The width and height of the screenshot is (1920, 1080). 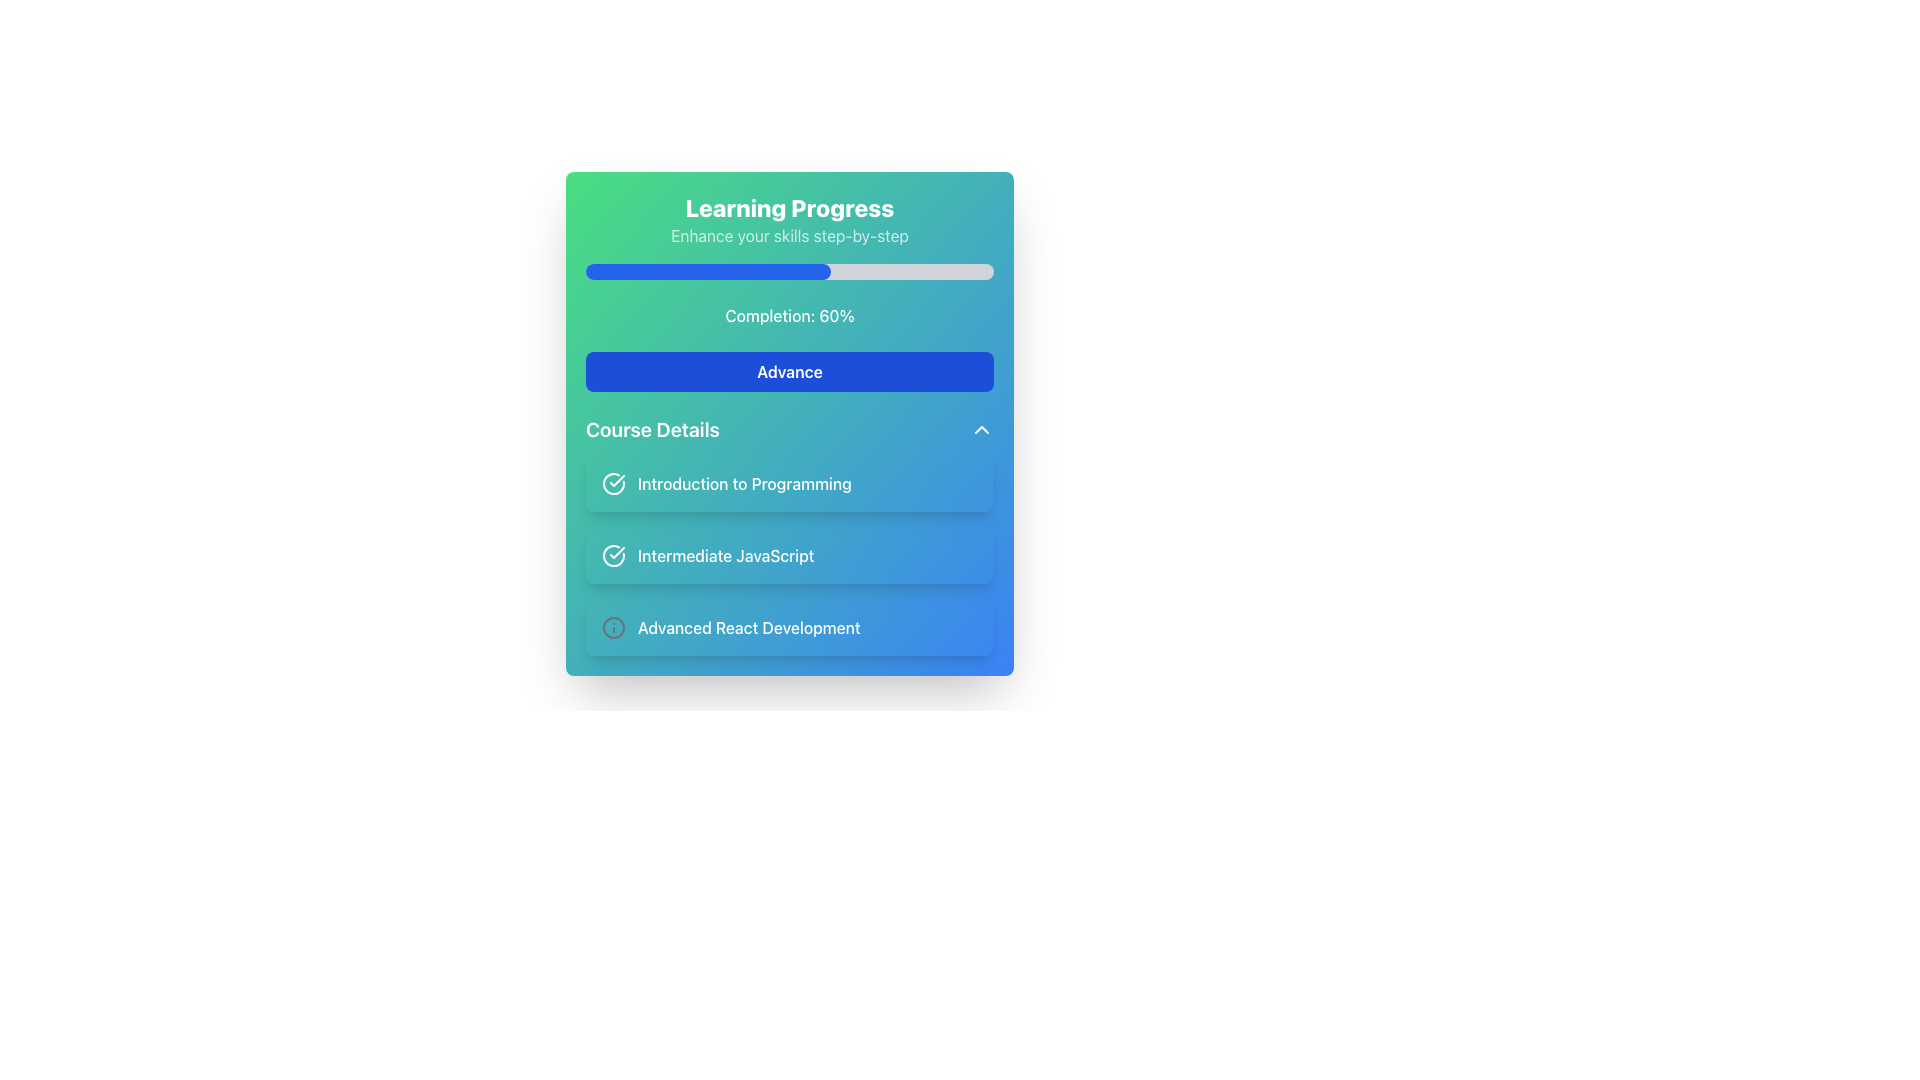 What do you see at coordinates (613, 483) in the screenshot?
I see `the completion status icon for the 'Introduction to Programming' course located in the 'Course Details' section, which is to the left of the course title` at bounding box center [613, 483].